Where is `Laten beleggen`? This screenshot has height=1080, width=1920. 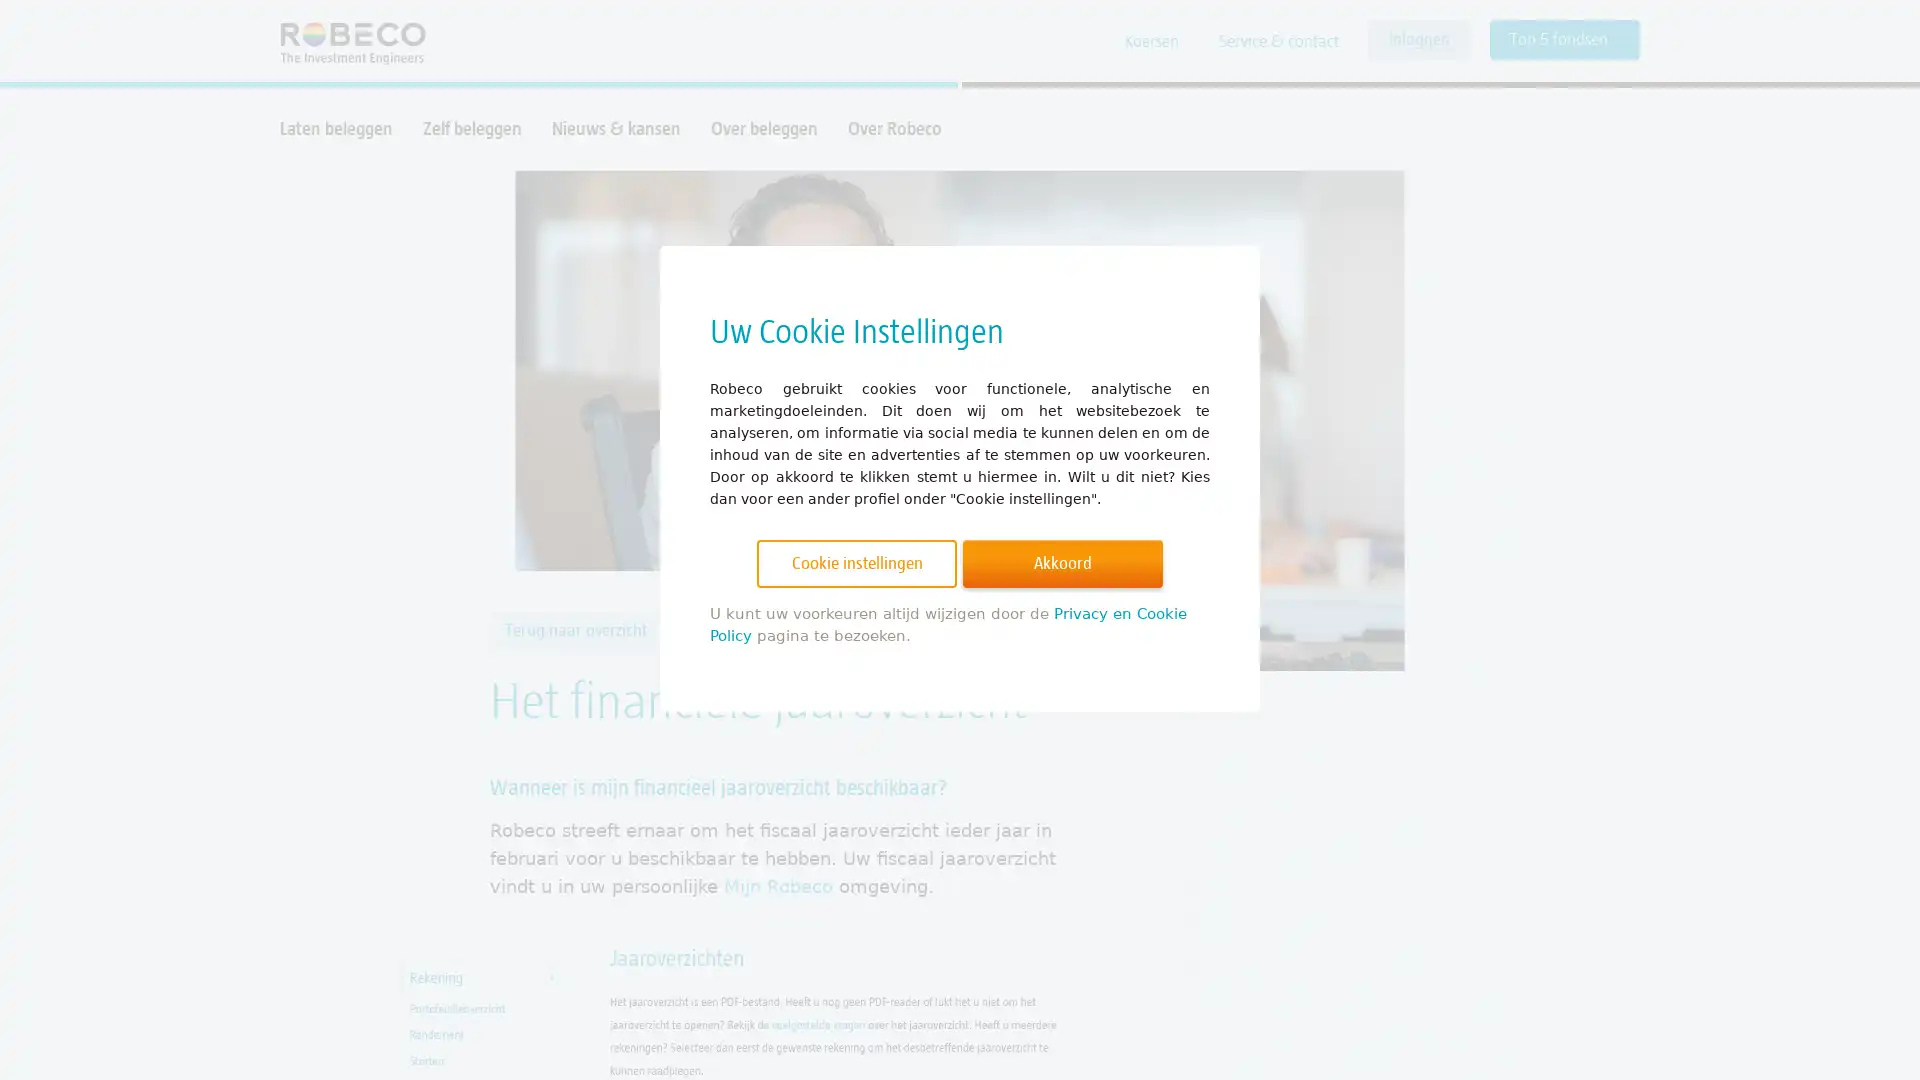 Laten beleggen is located at coordinates (336, 128).